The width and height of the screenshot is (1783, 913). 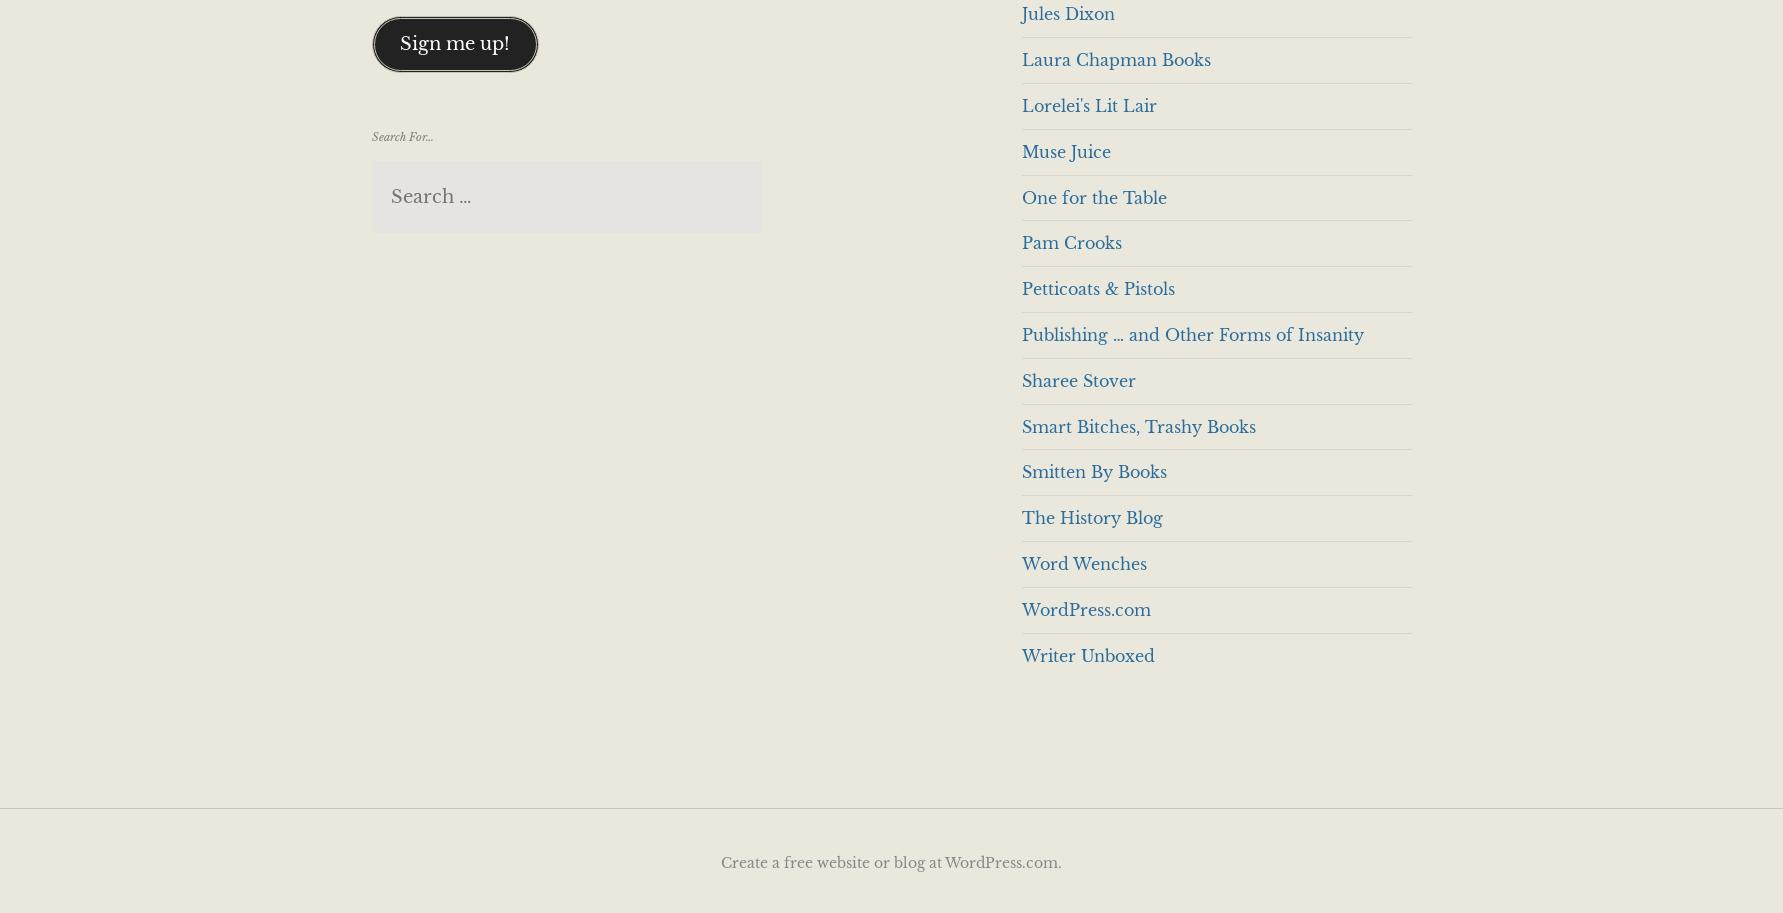 What do you see at coordinates (1096, 288) in the screenshot?
I see `'Petticoats & Pistols'` at bounding box center [1096, 288].